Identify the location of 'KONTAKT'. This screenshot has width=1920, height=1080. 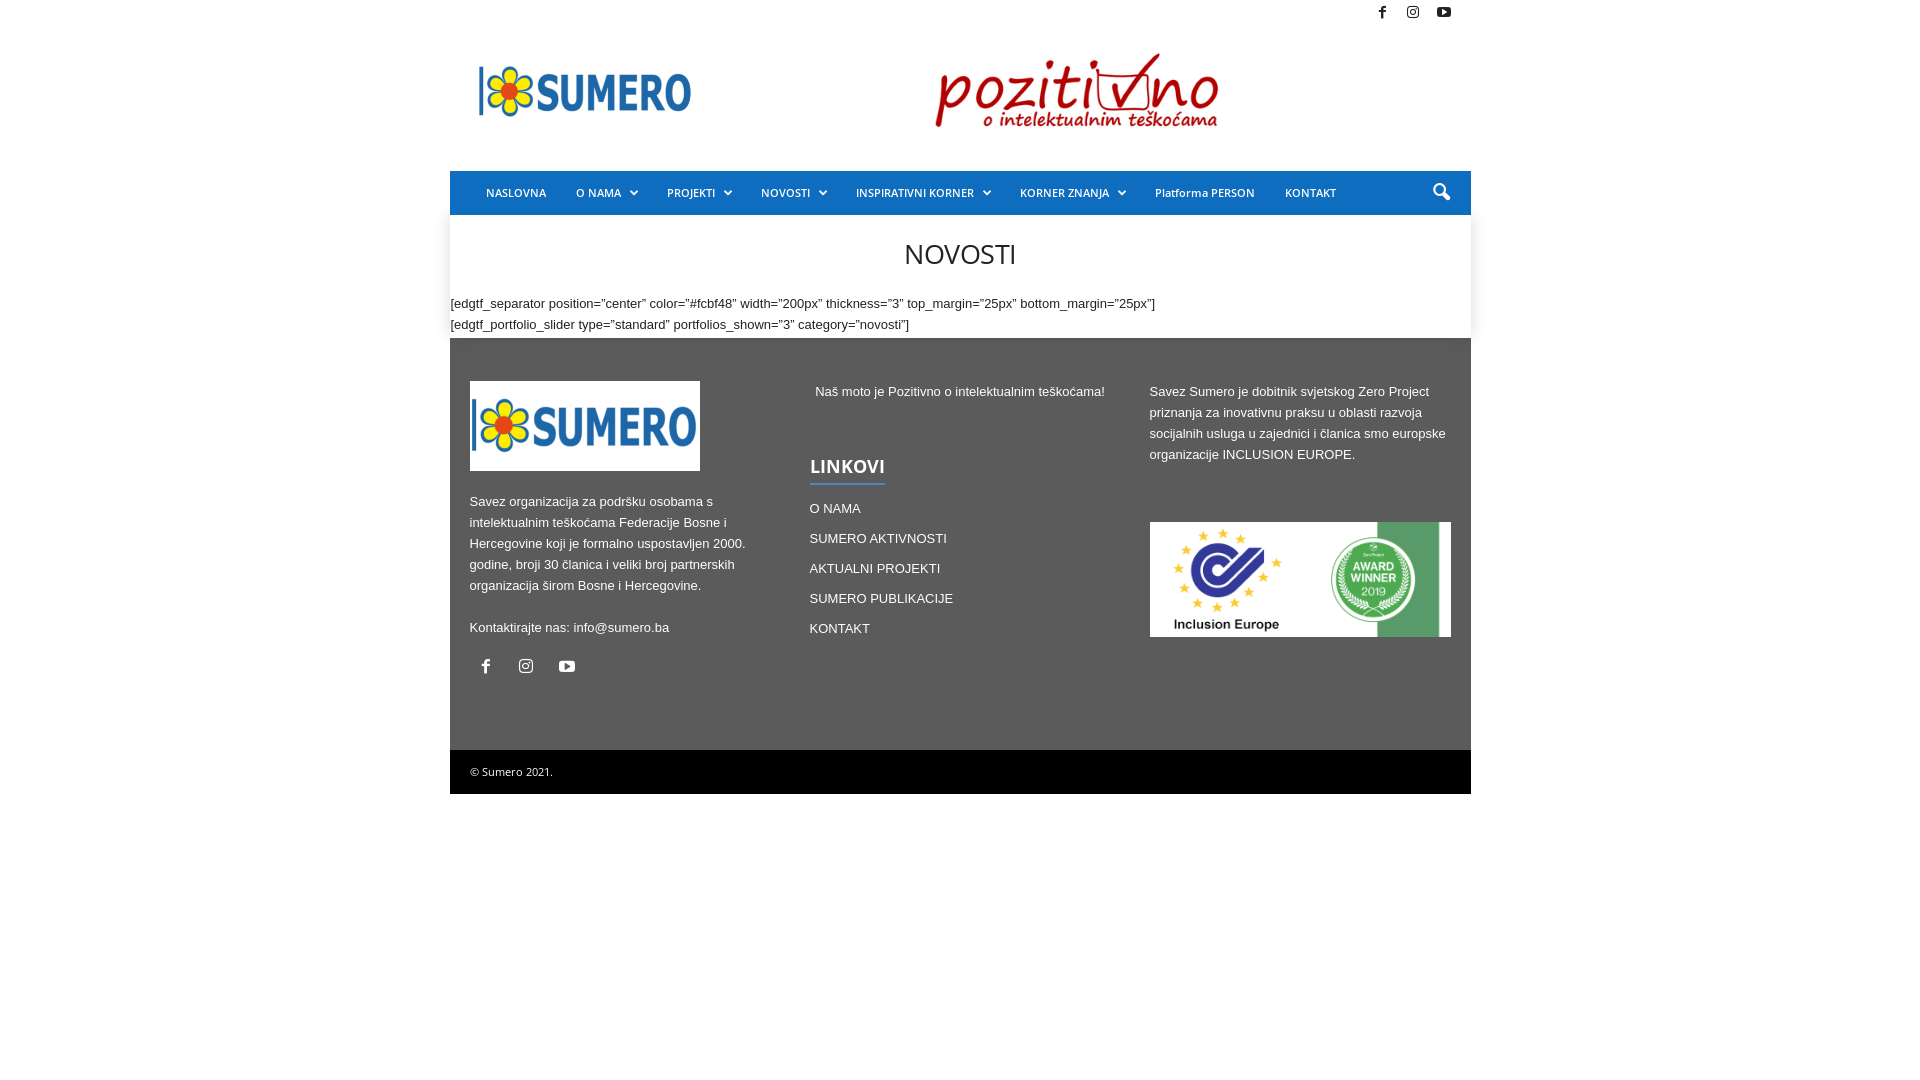
(810, 627).